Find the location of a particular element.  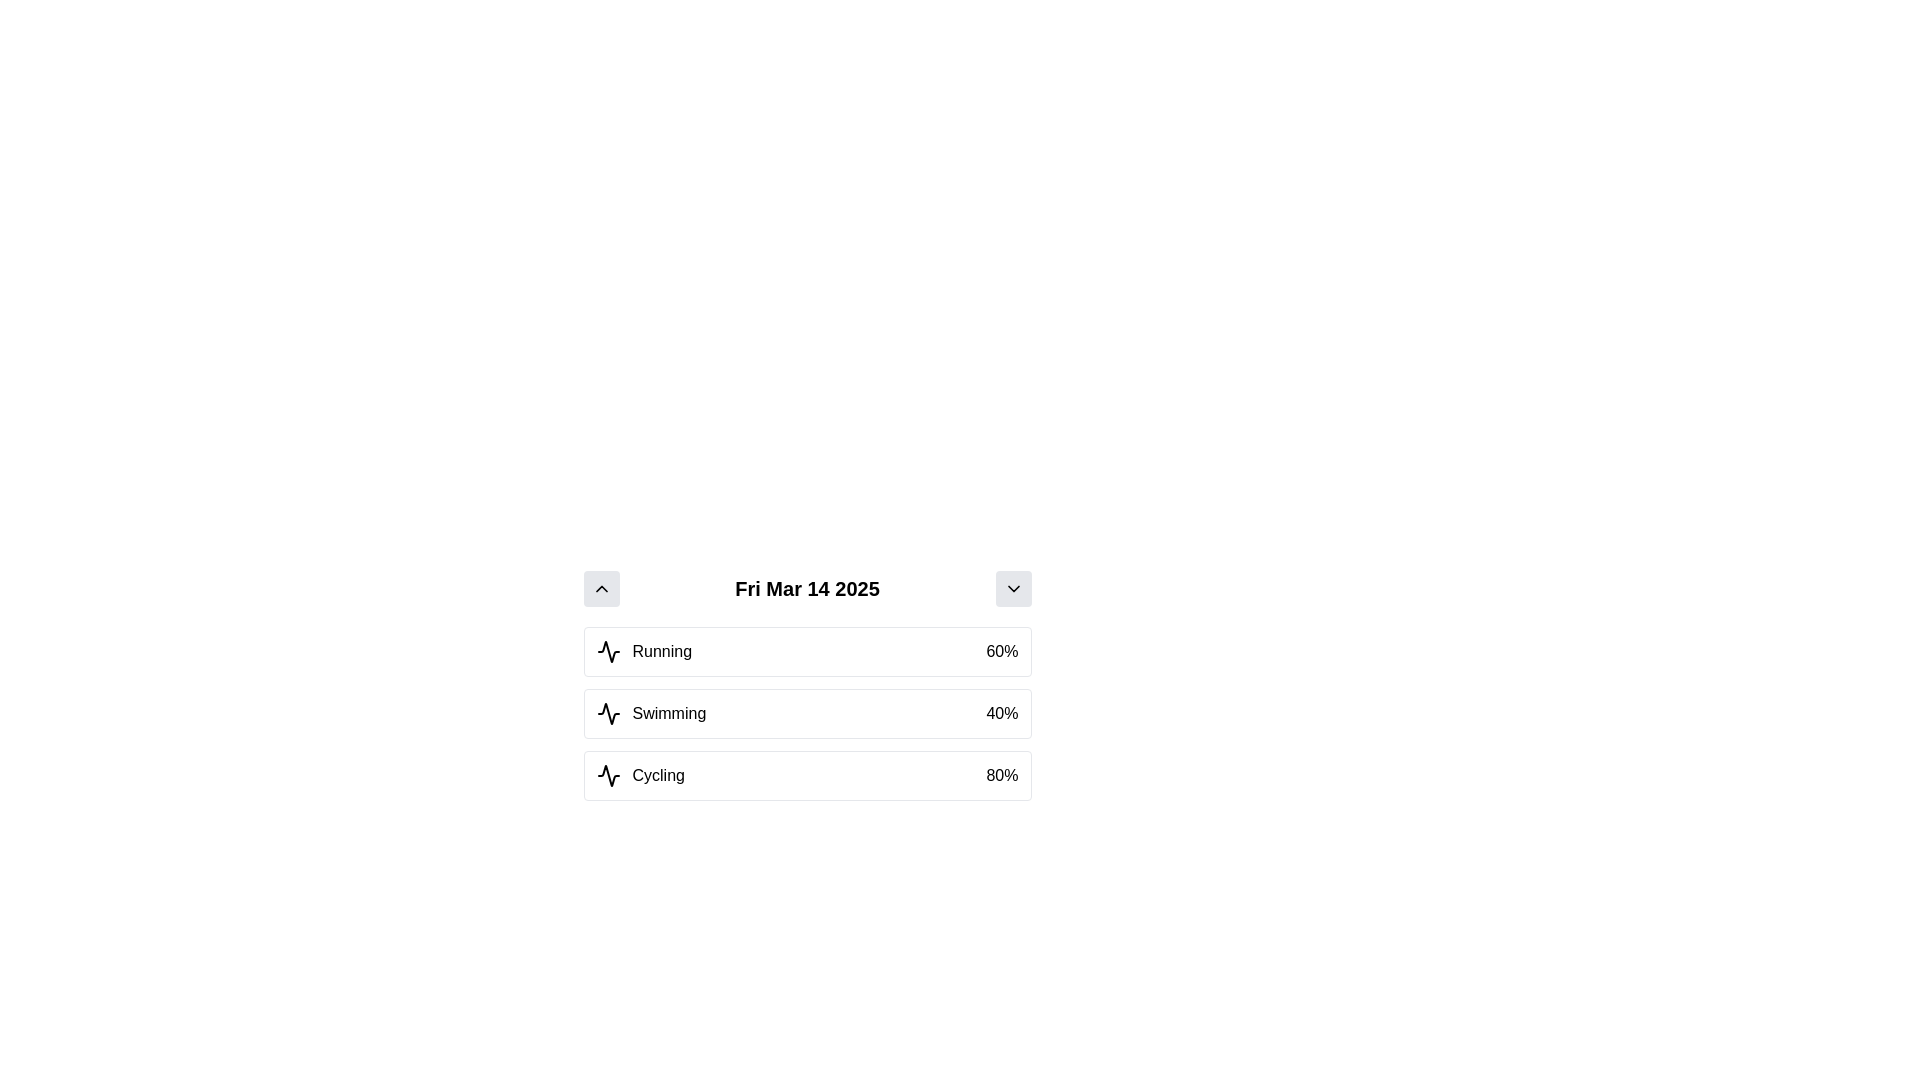

the zigzag line icon that represents a heartbeat or activity signal, located to the left of the 'Running' label in the list interface is located at coordinates (607, 651).